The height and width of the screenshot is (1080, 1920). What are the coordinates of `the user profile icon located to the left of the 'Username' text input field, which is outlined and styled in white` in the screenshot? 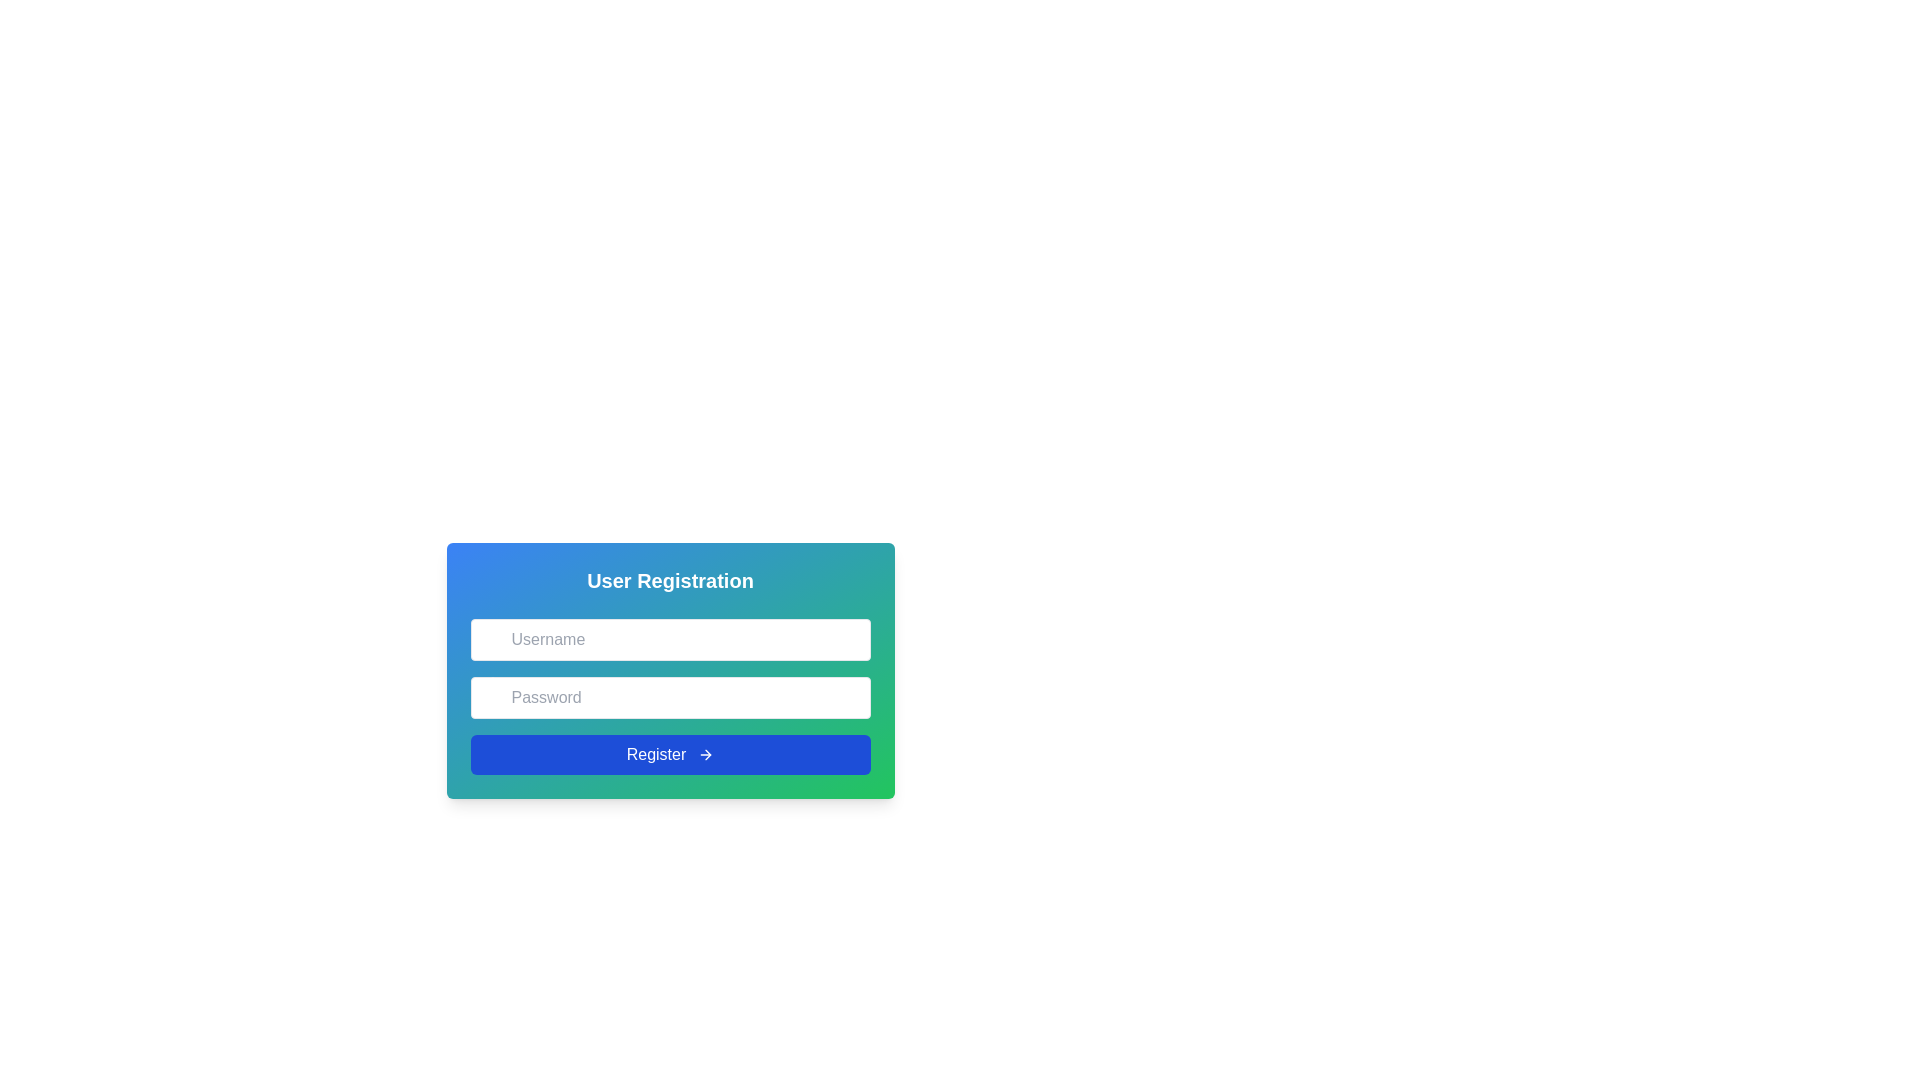 It's located at (492, 627).